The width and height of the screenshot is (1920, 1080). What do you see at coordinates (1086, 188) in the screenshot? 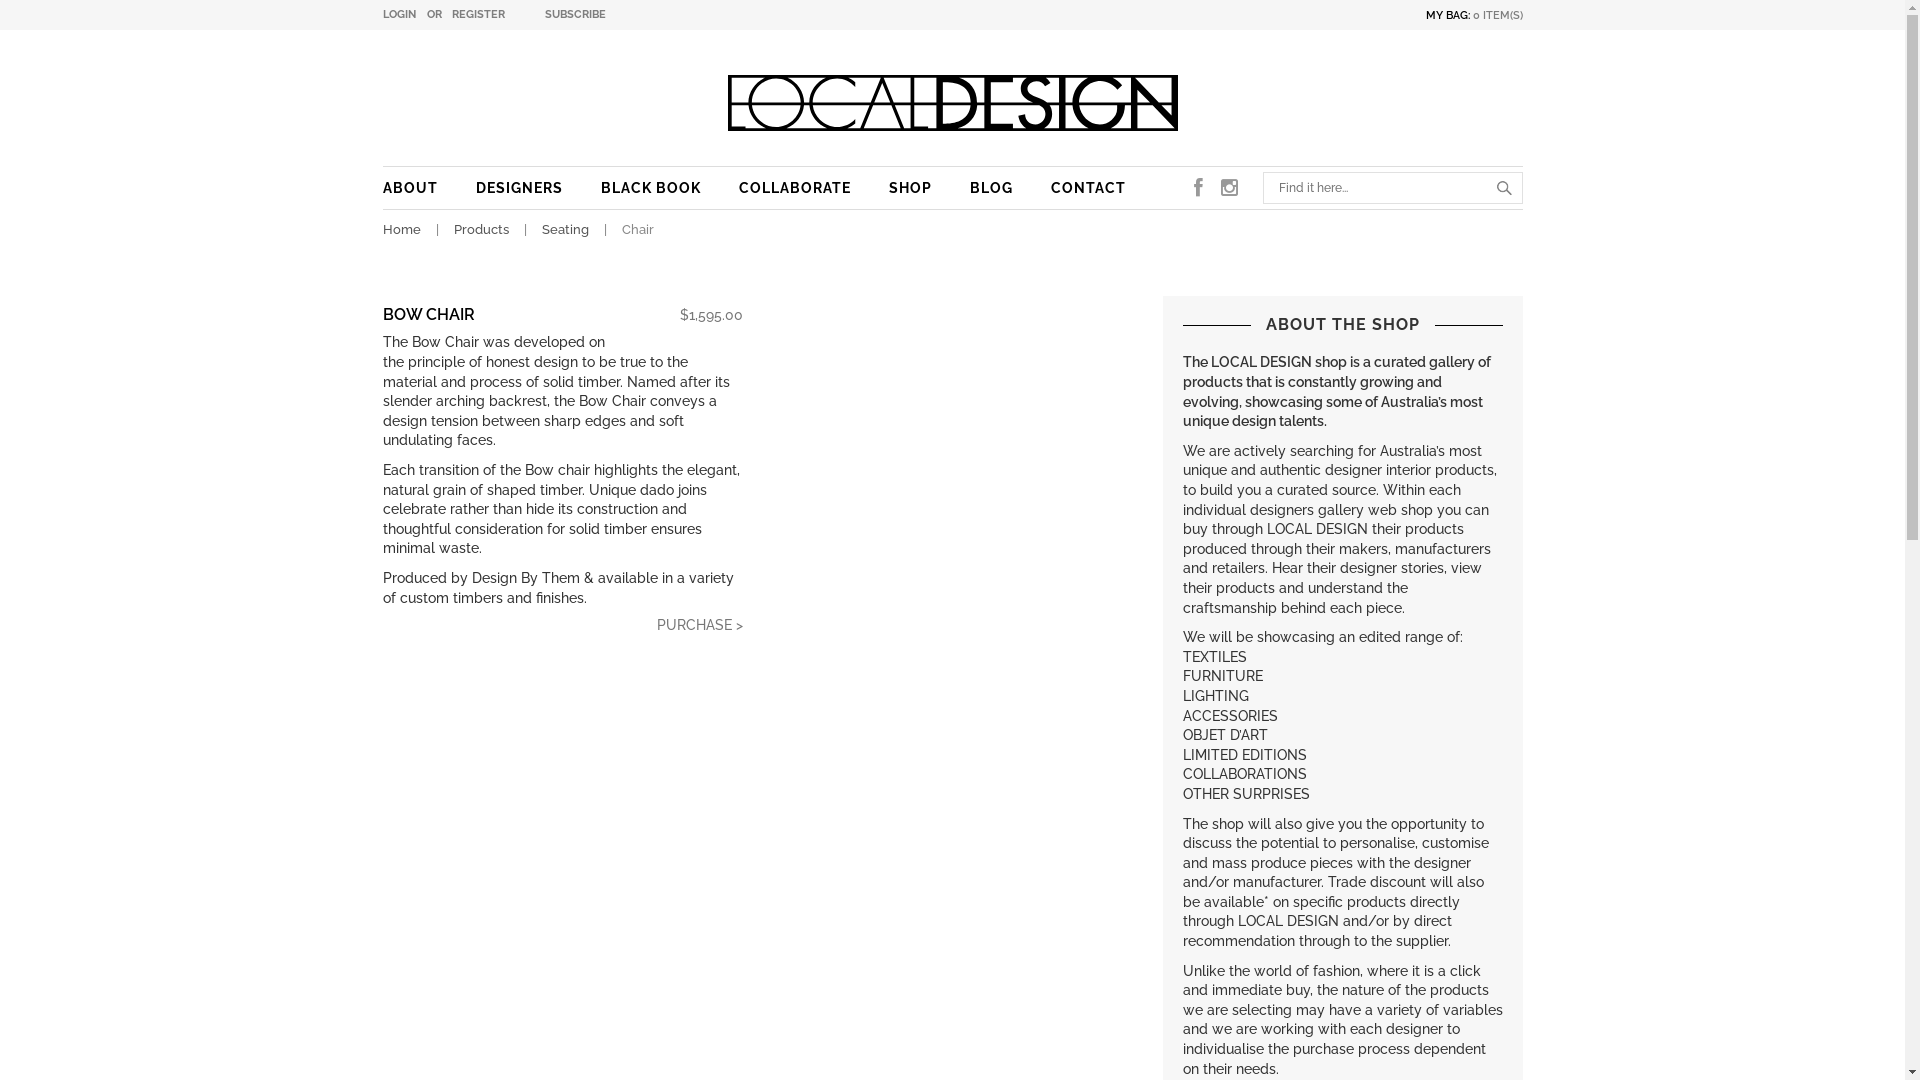
I see `'CONTACT'` at bounding box center [1086, 188].